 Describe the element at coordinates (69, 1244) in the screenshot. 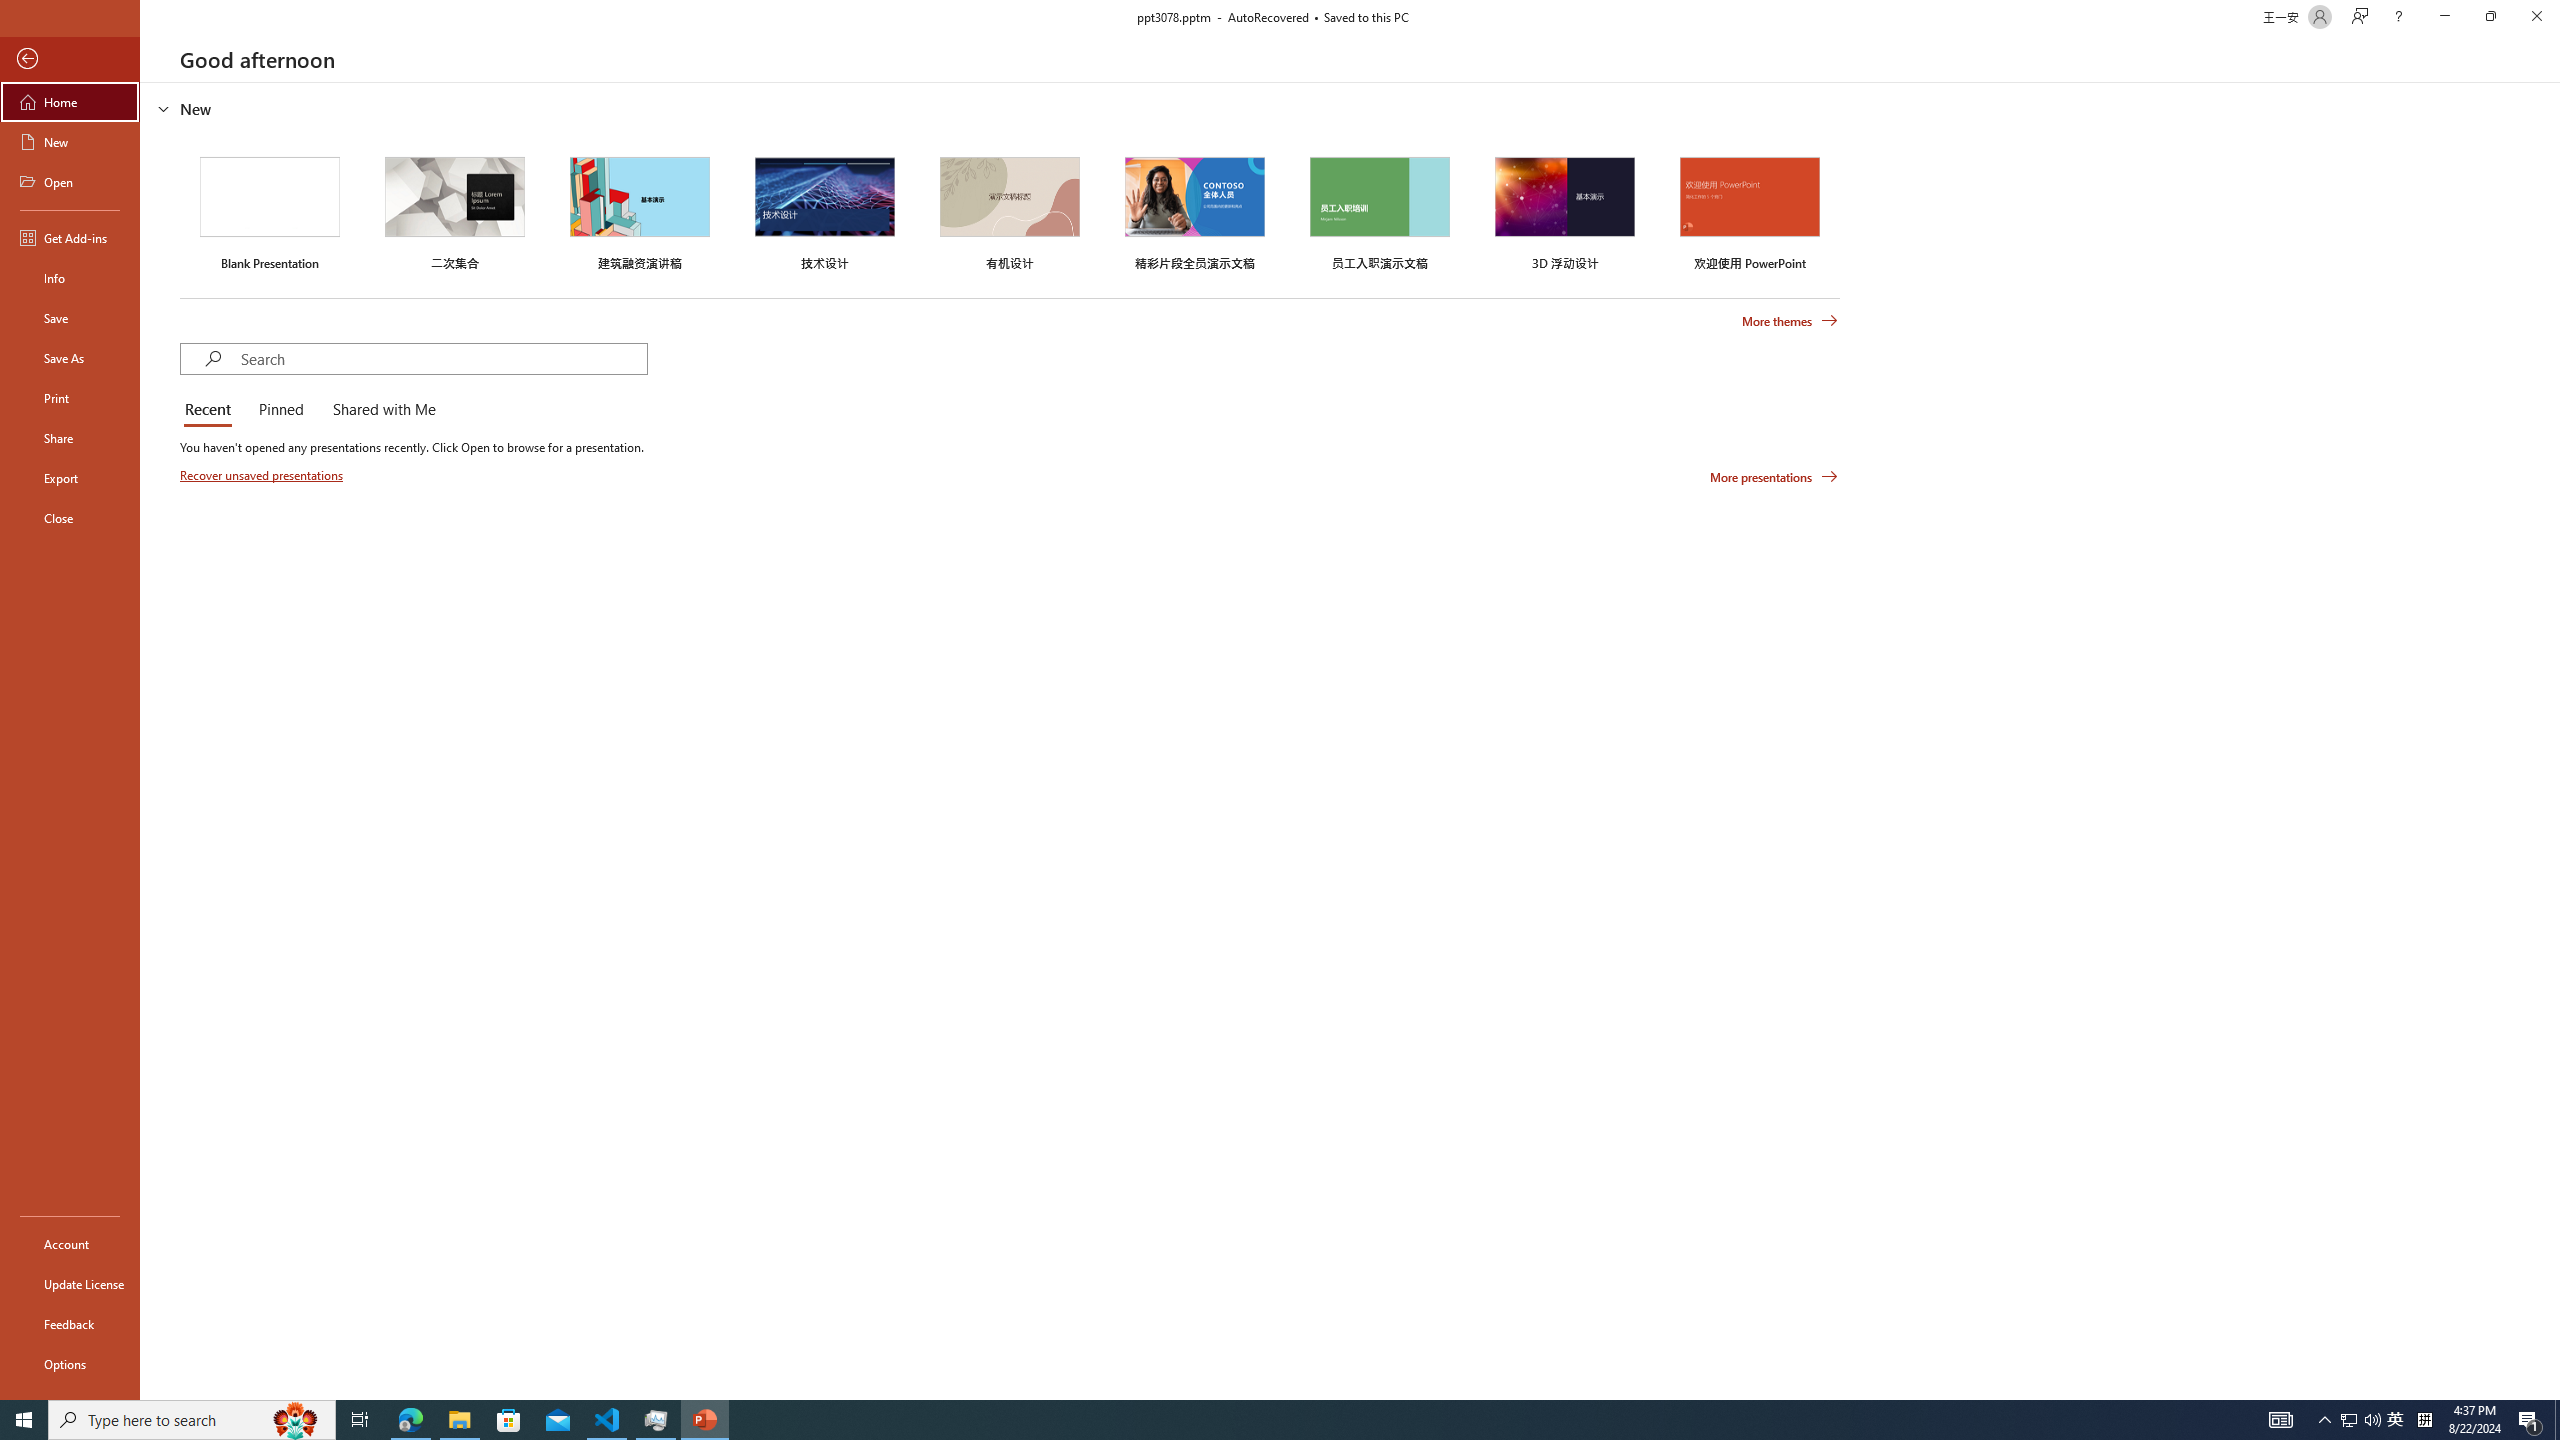

I see `'Account'` at that location.